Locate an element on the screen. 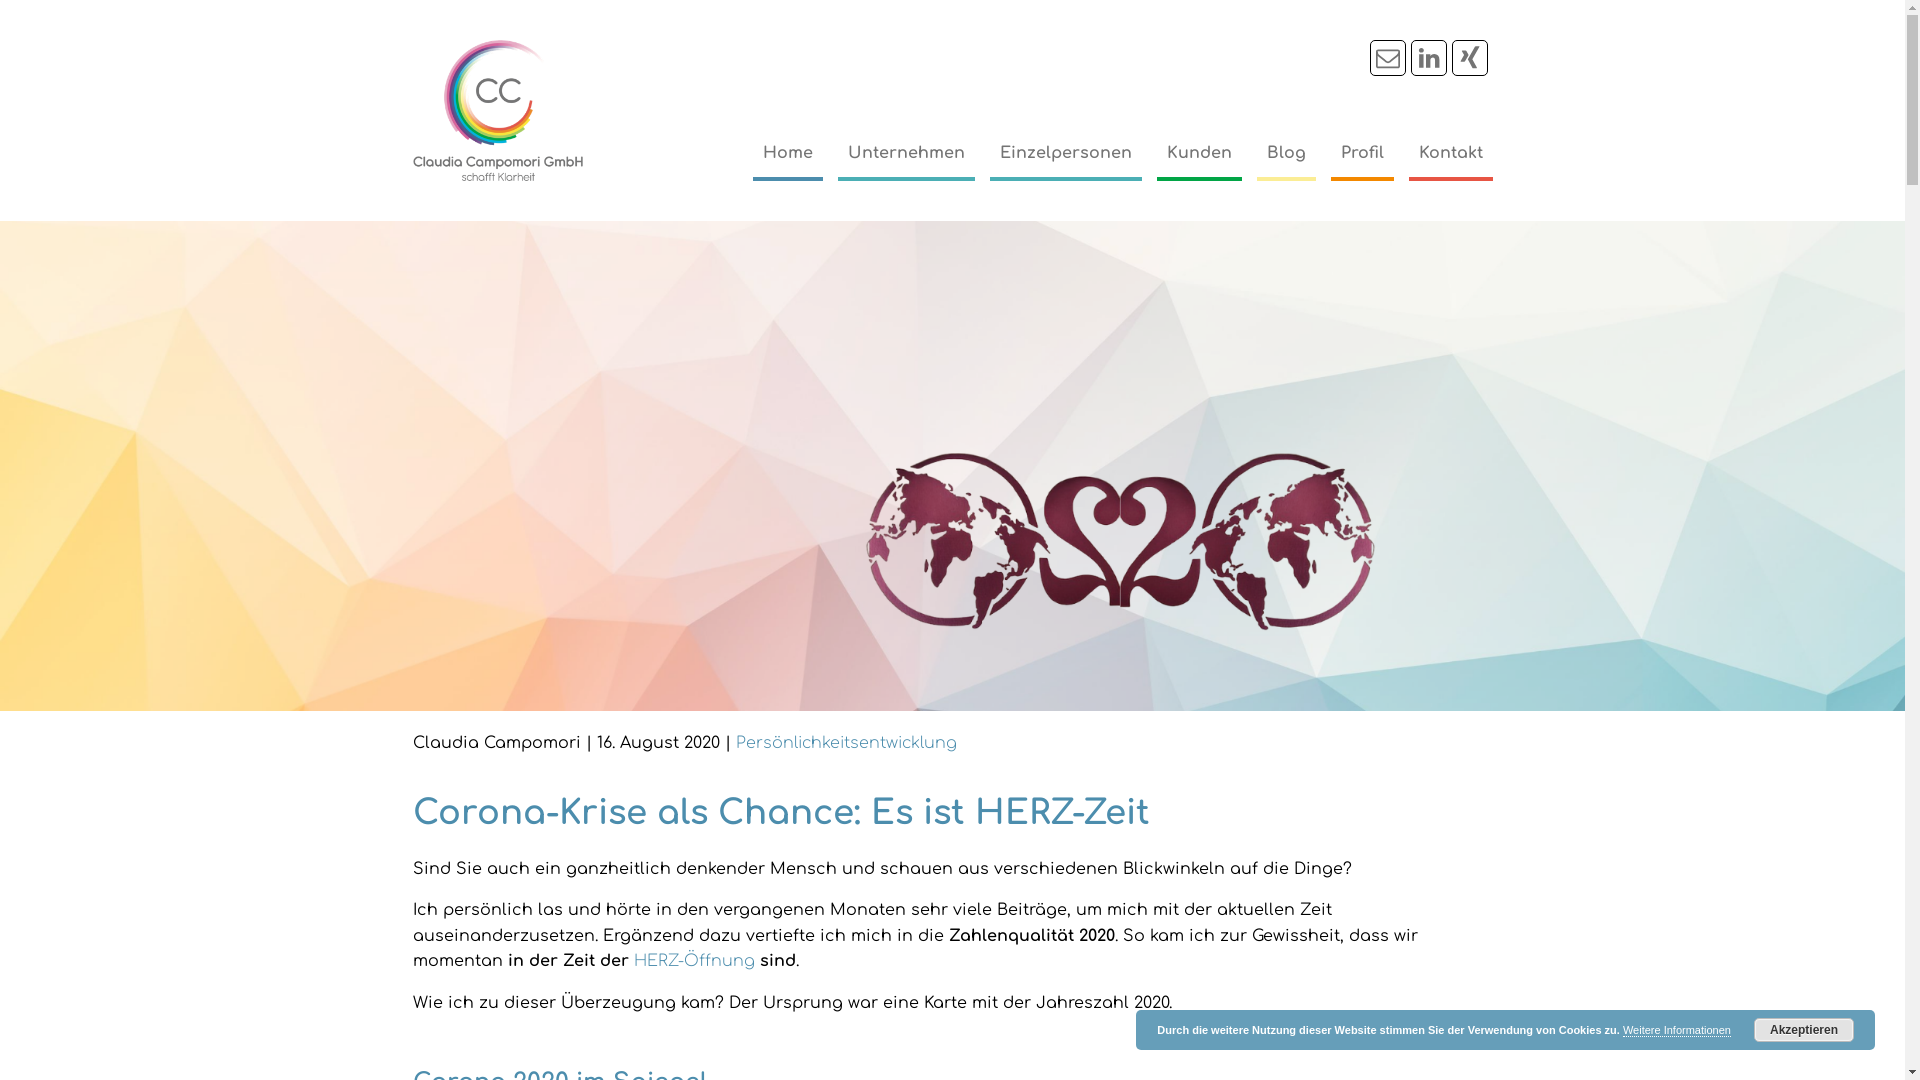 This screenshot has width=1920, height=1080. 'Weitere Informationen' is located at coordinates (1676, 1030).